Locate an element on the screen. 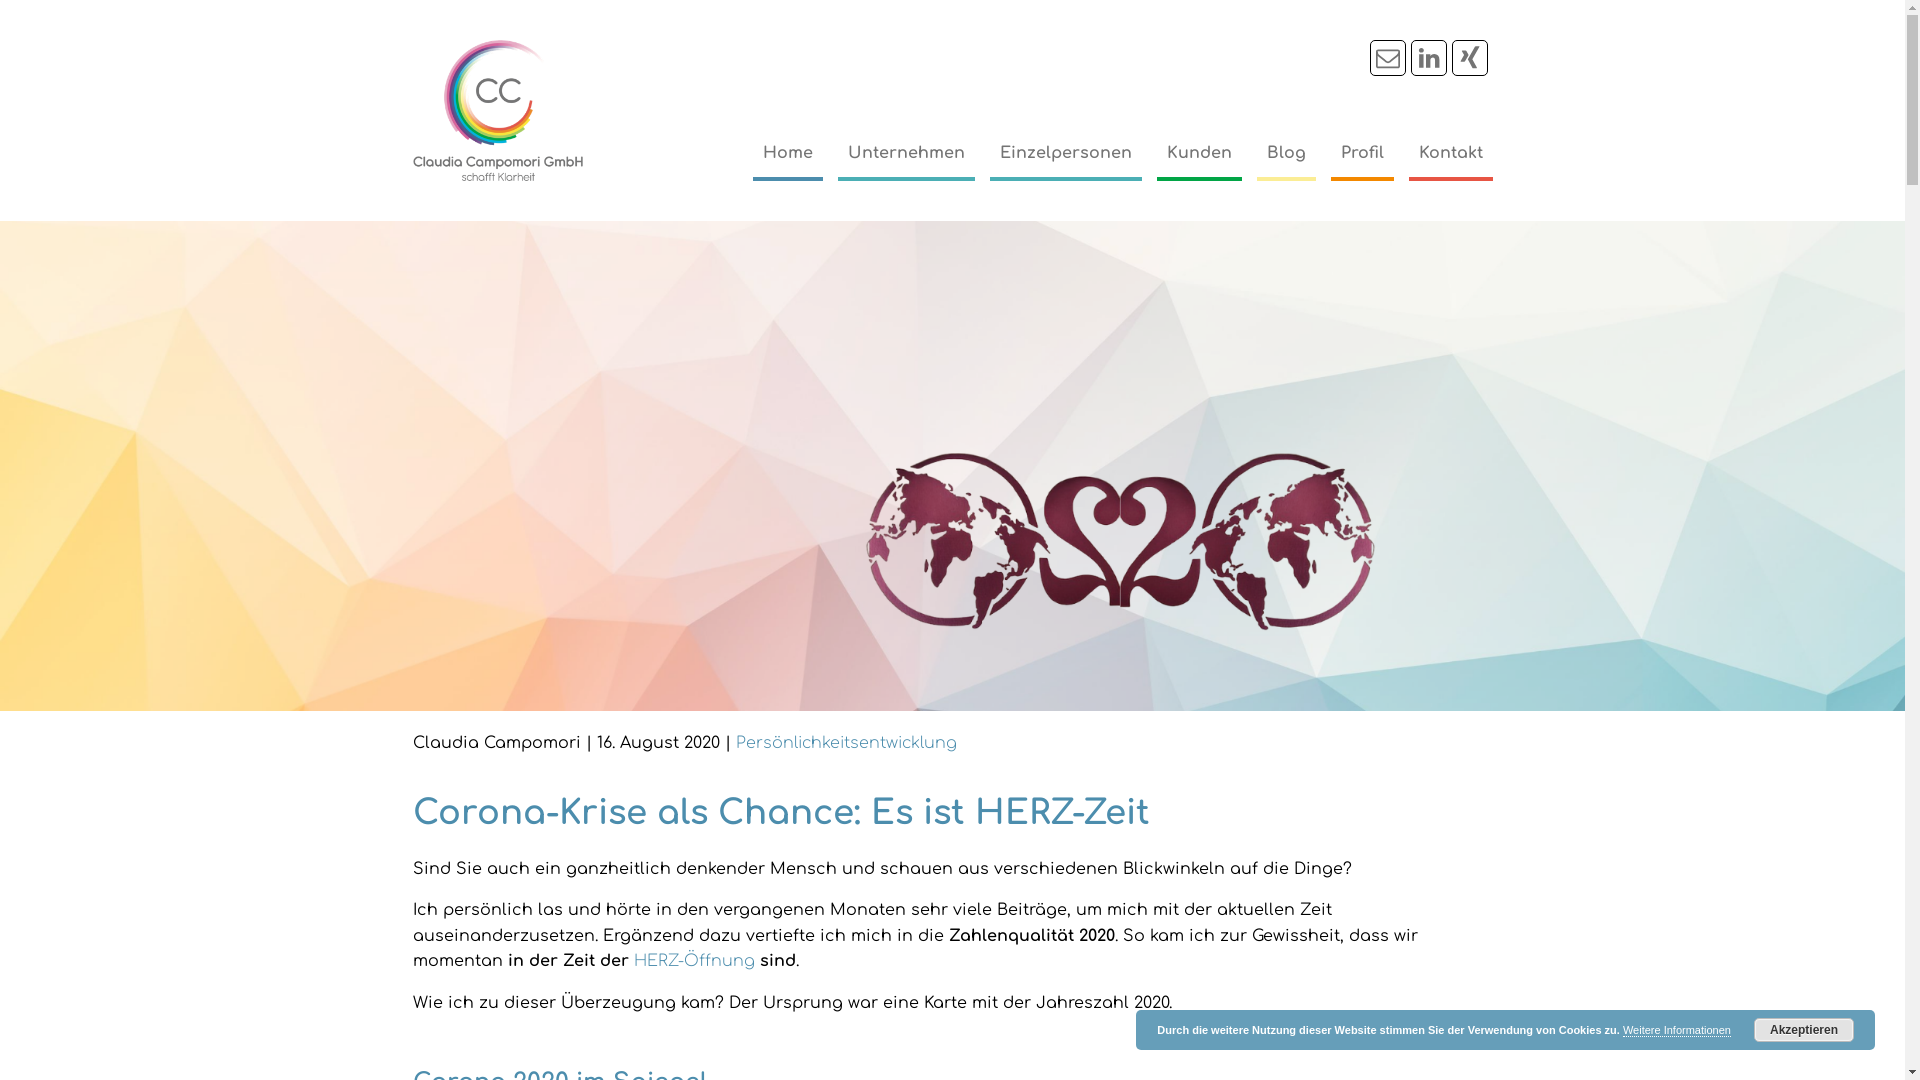 This screenshot has width=1920, height=1080. 'Weitere Informationen' is located at coordinates (1676, 1030).